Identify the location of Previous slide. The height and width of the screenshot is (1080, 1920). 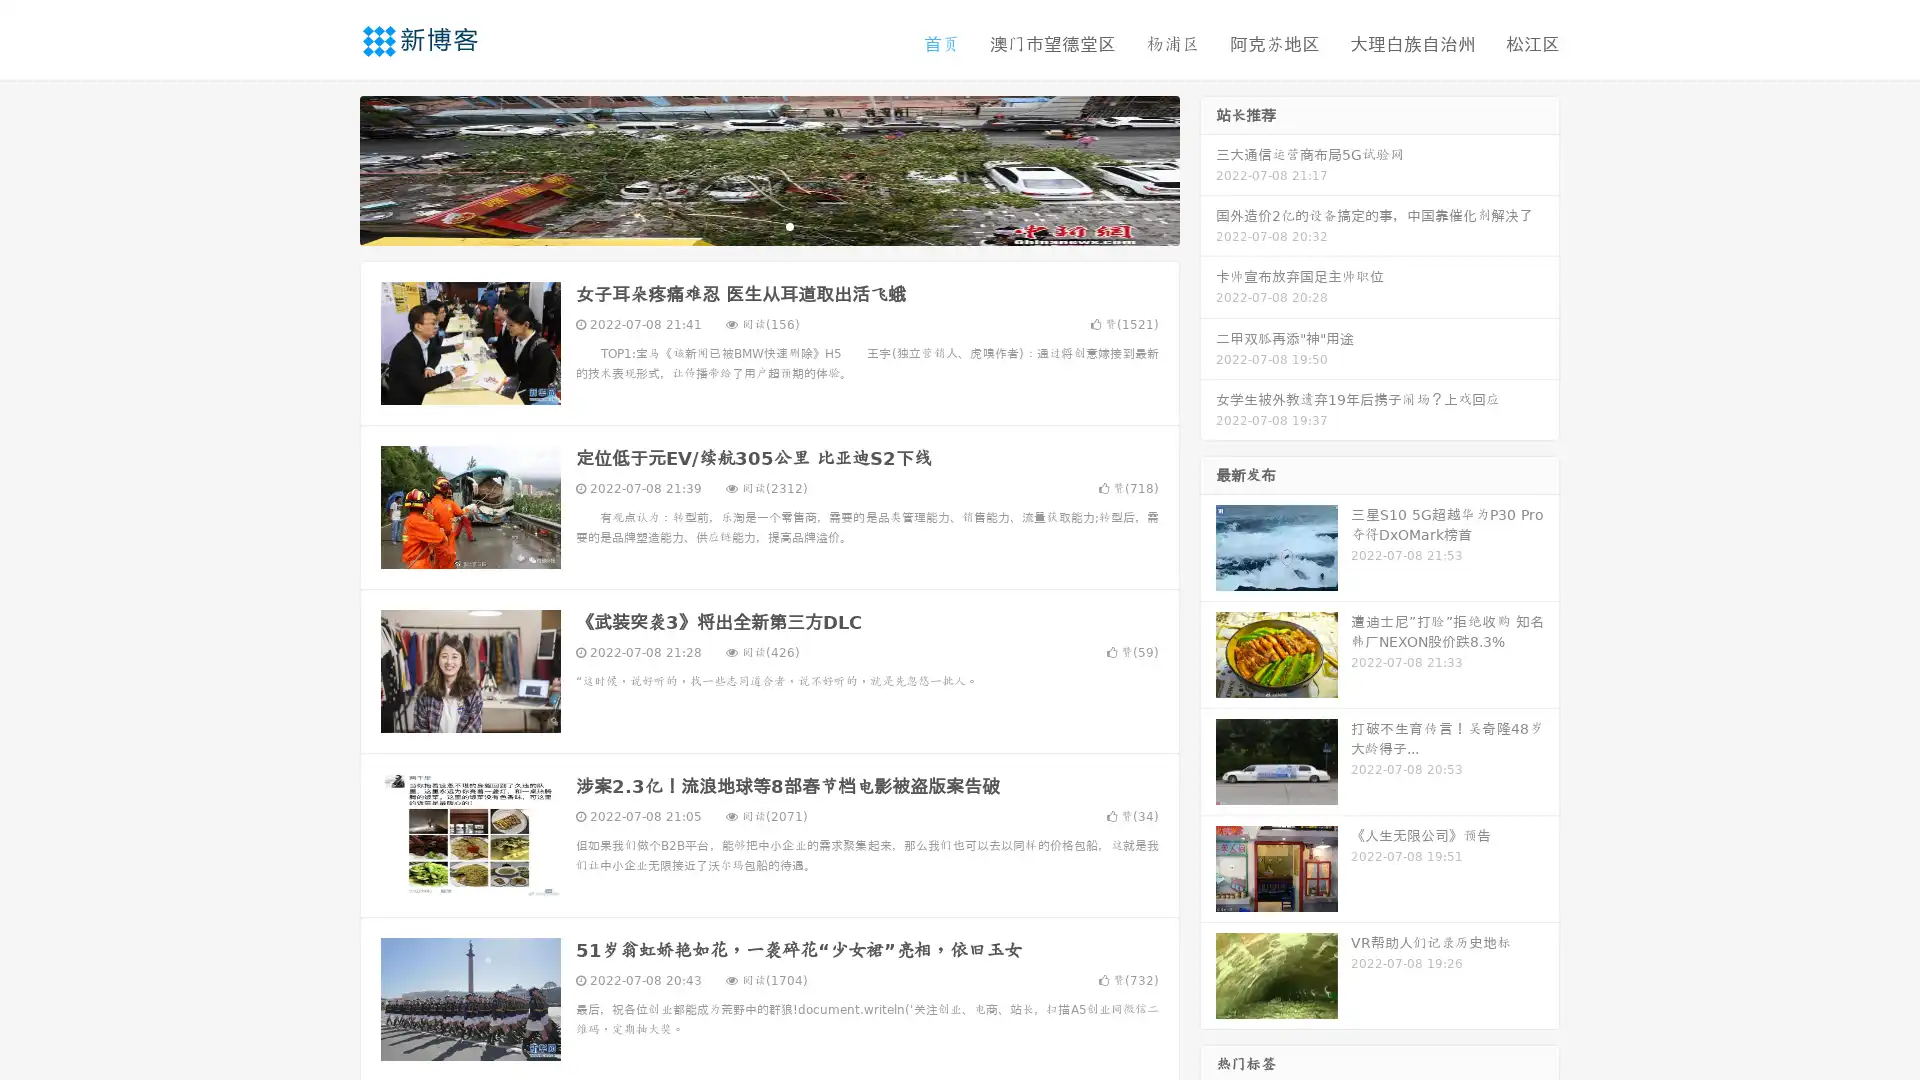
(330, 168).